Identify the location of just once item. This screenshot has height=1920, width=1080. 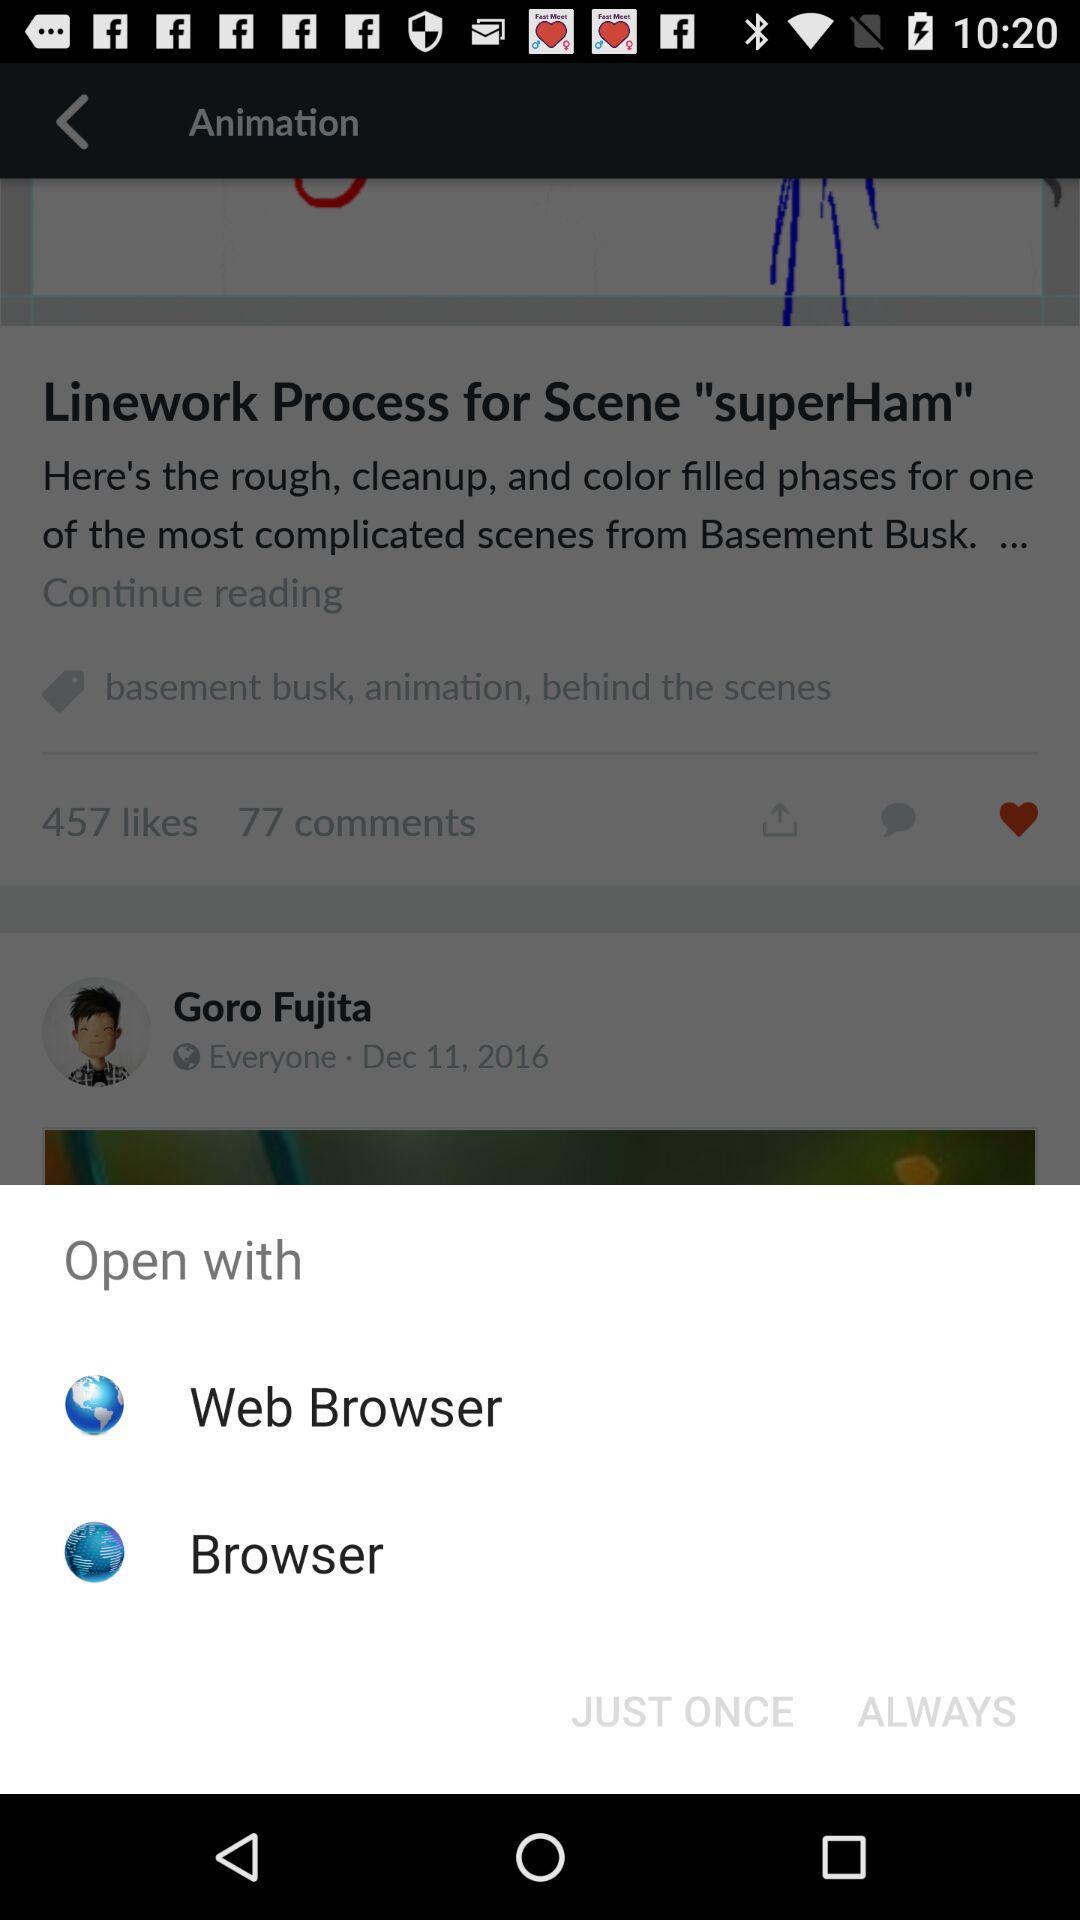
(681, 1708).